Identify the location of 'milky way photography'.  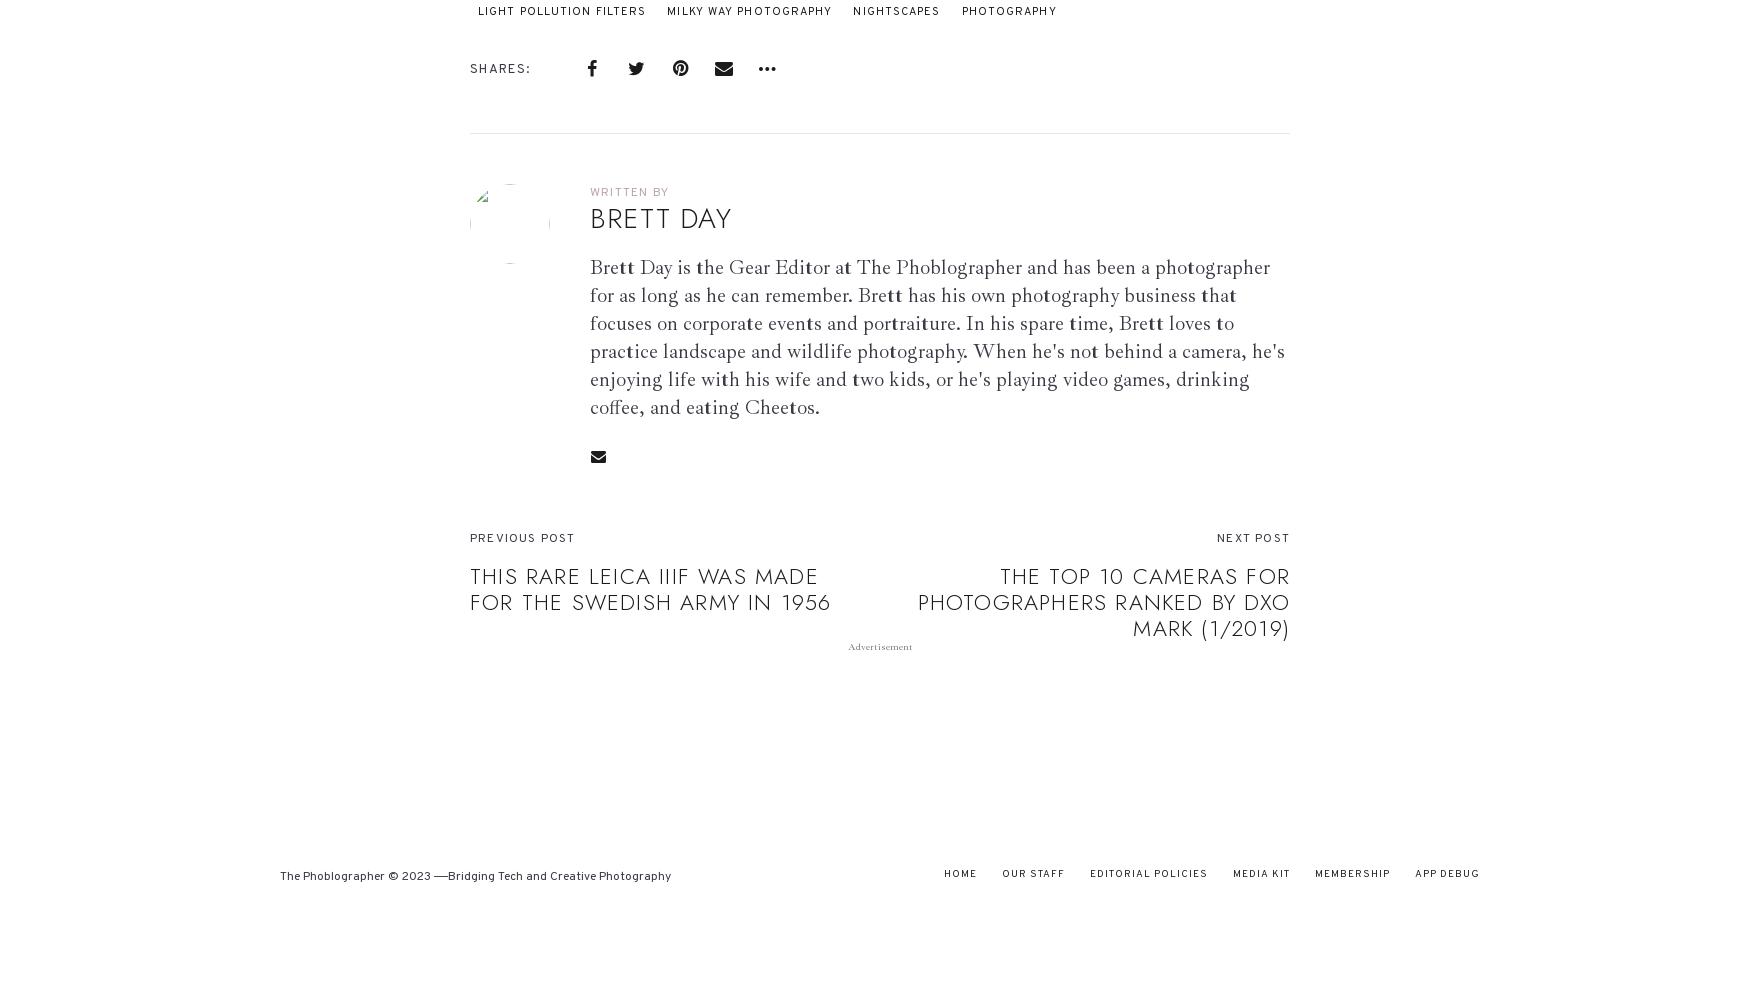
(666, 10).